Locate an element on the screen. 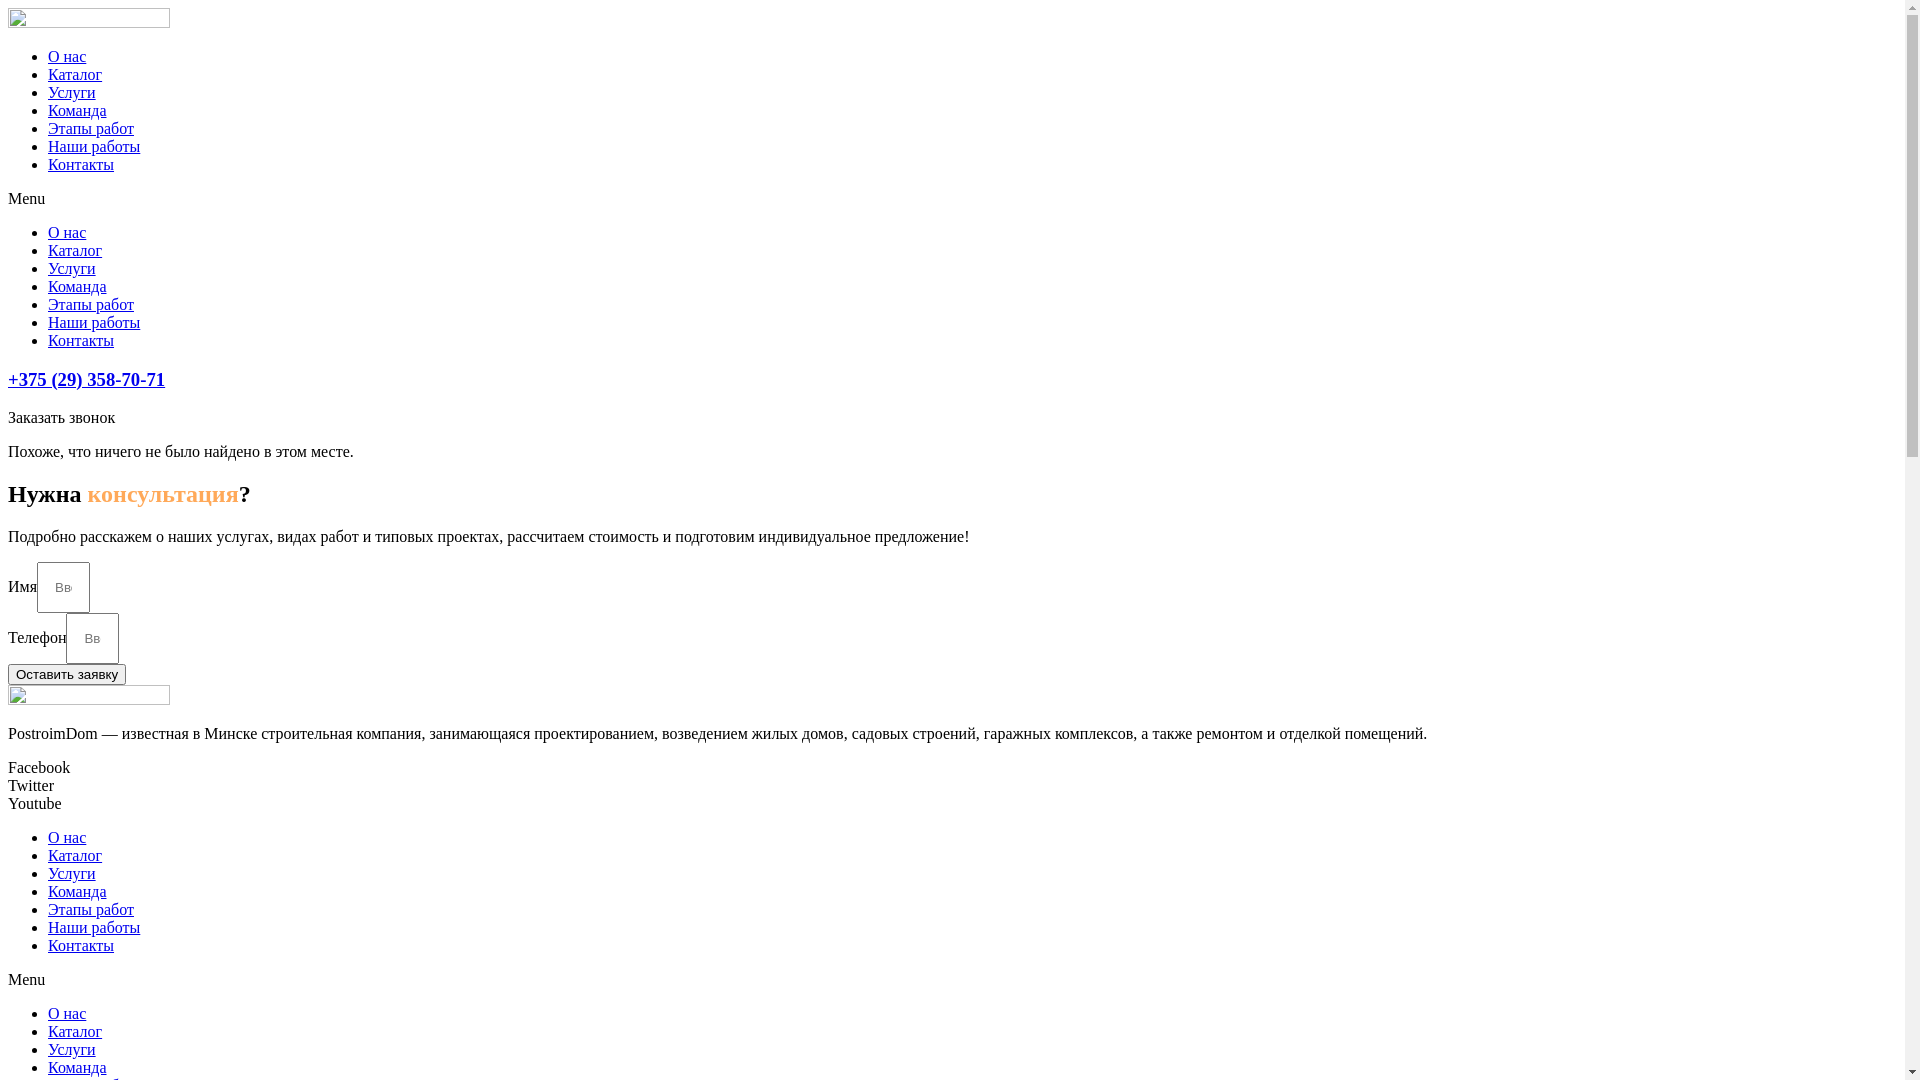  'Twitter' is located at coordinates (30, 784).